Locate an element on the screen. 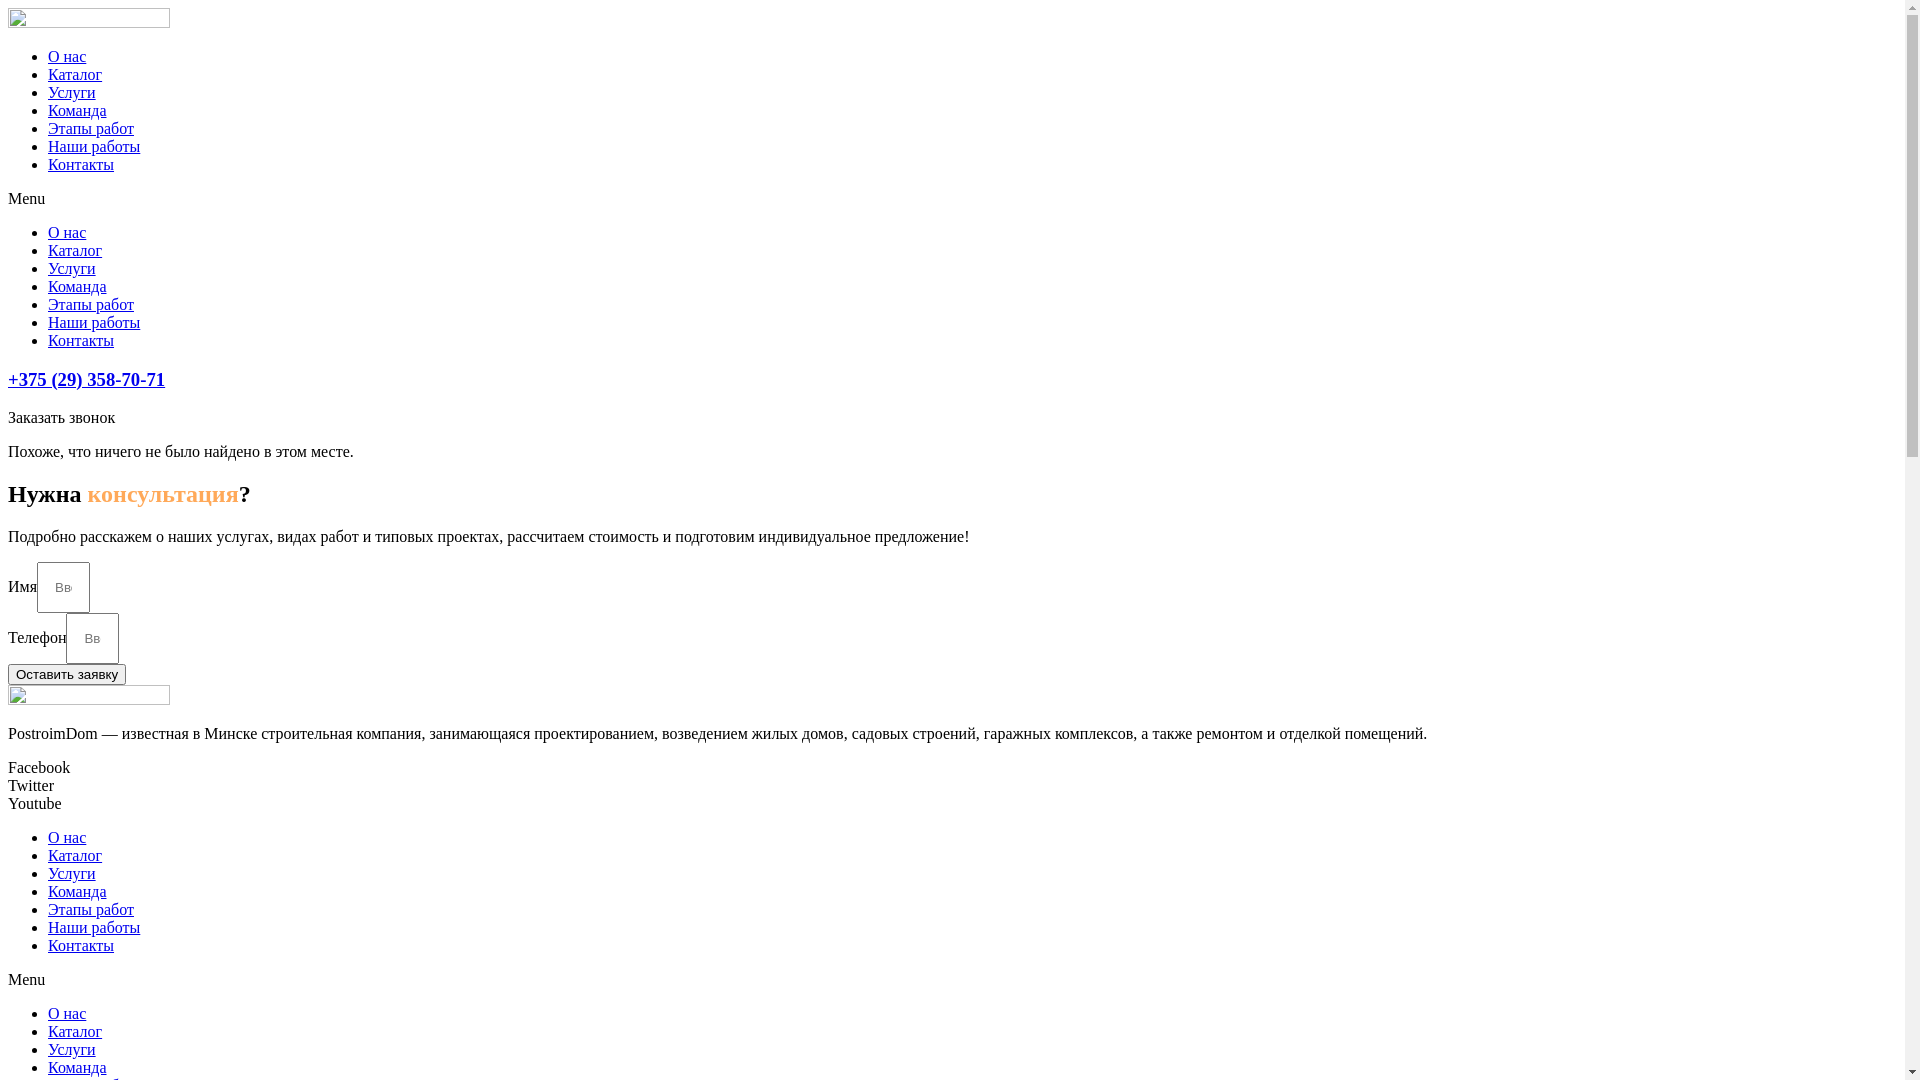  'Twitter' is located at coordinates (30, 784).